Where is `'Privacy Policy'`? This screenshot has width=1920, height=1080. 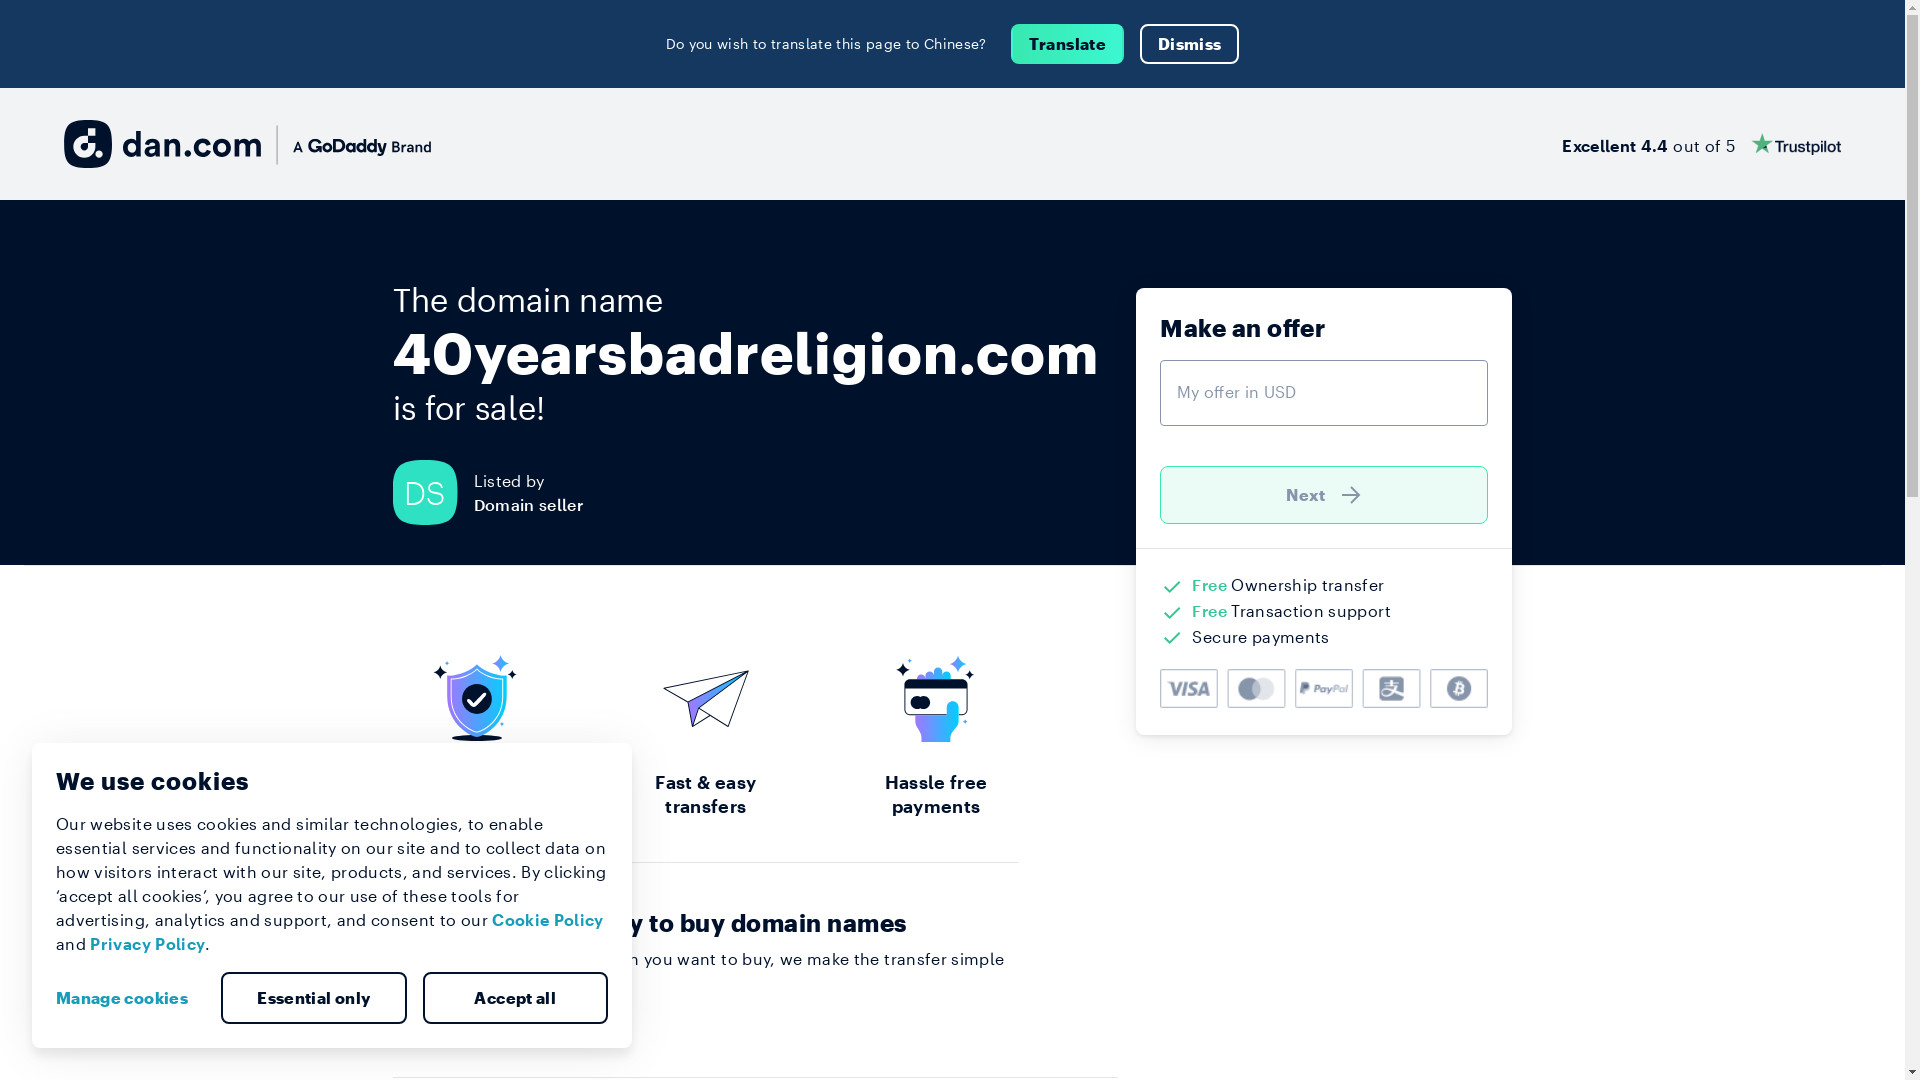 'Privacy Policy' is located at coordinates (146, 943).